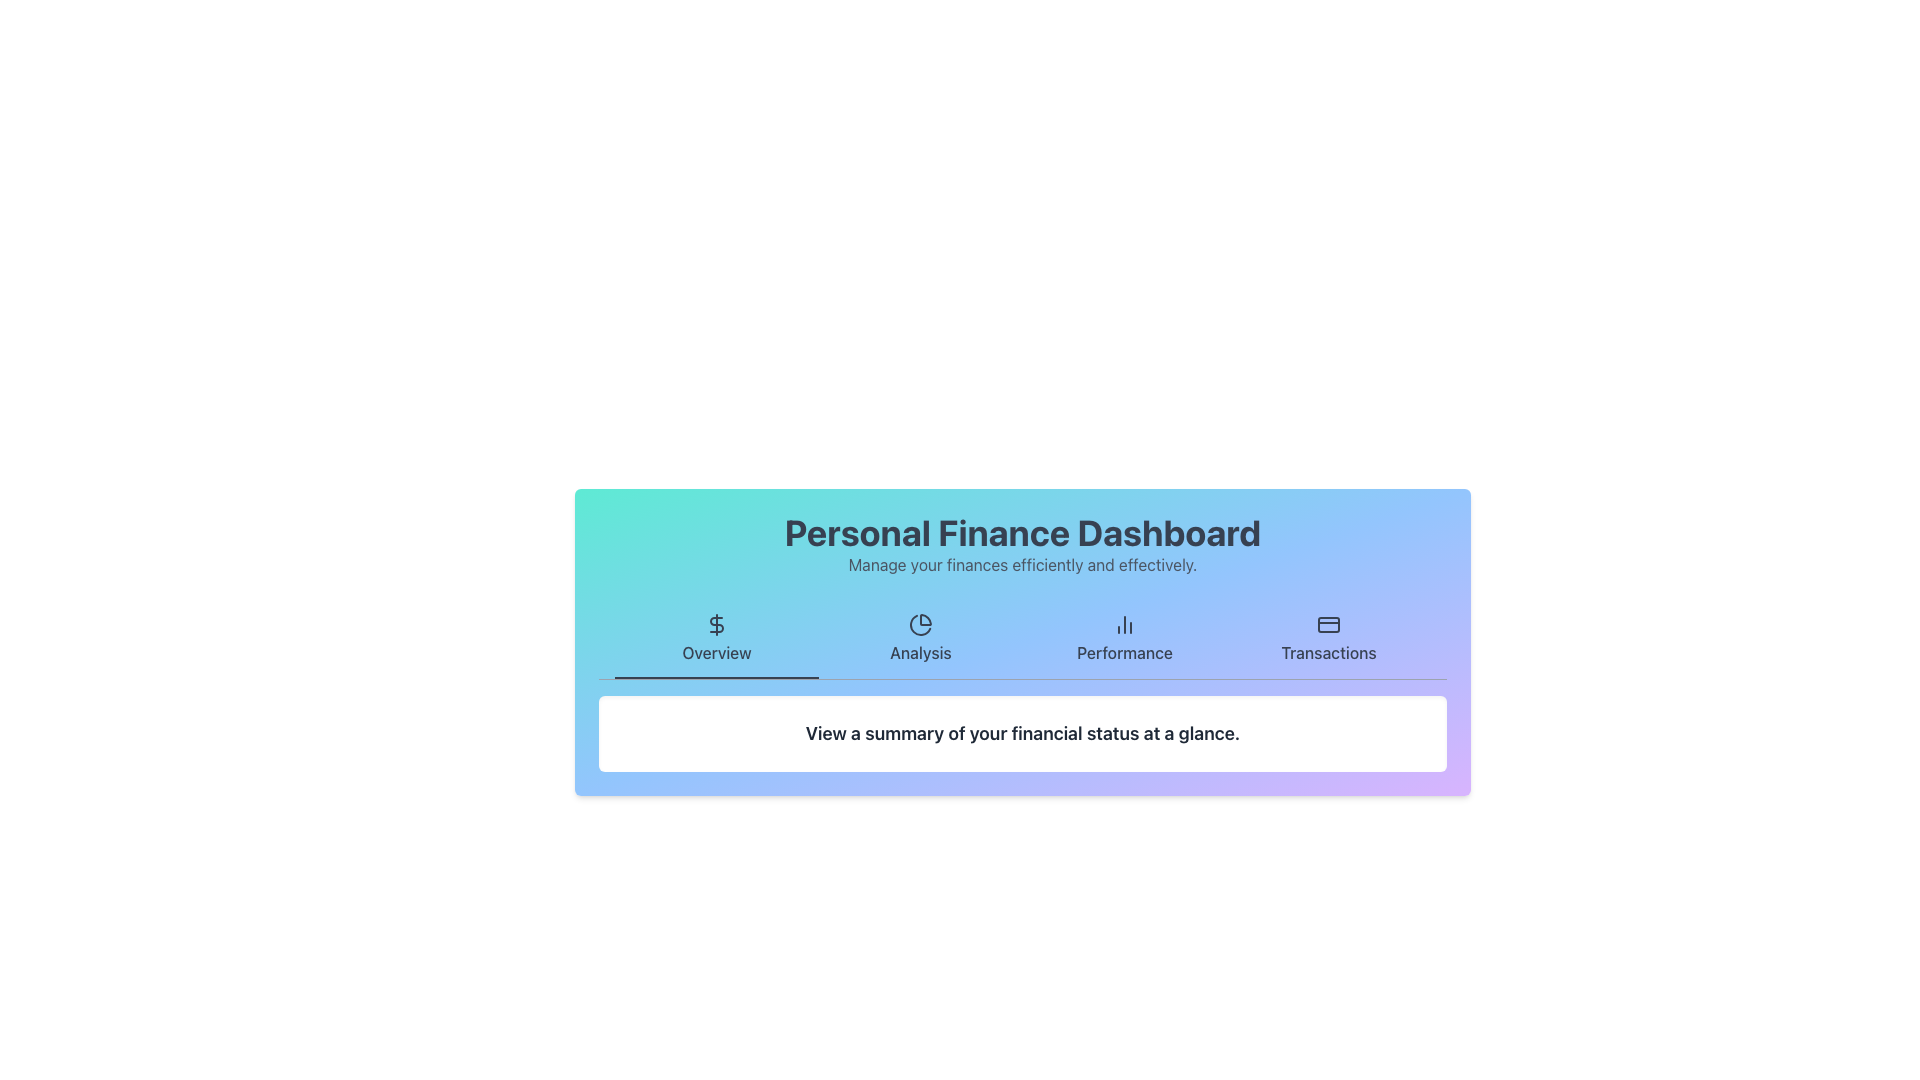  Describe the element at coordinates (1124, 640) in the screenshot. I see `the 'Performance' navigation tab, which is the third item in the horizontal navigation bar of the 'Personal Finance Dashboard'` at that location.